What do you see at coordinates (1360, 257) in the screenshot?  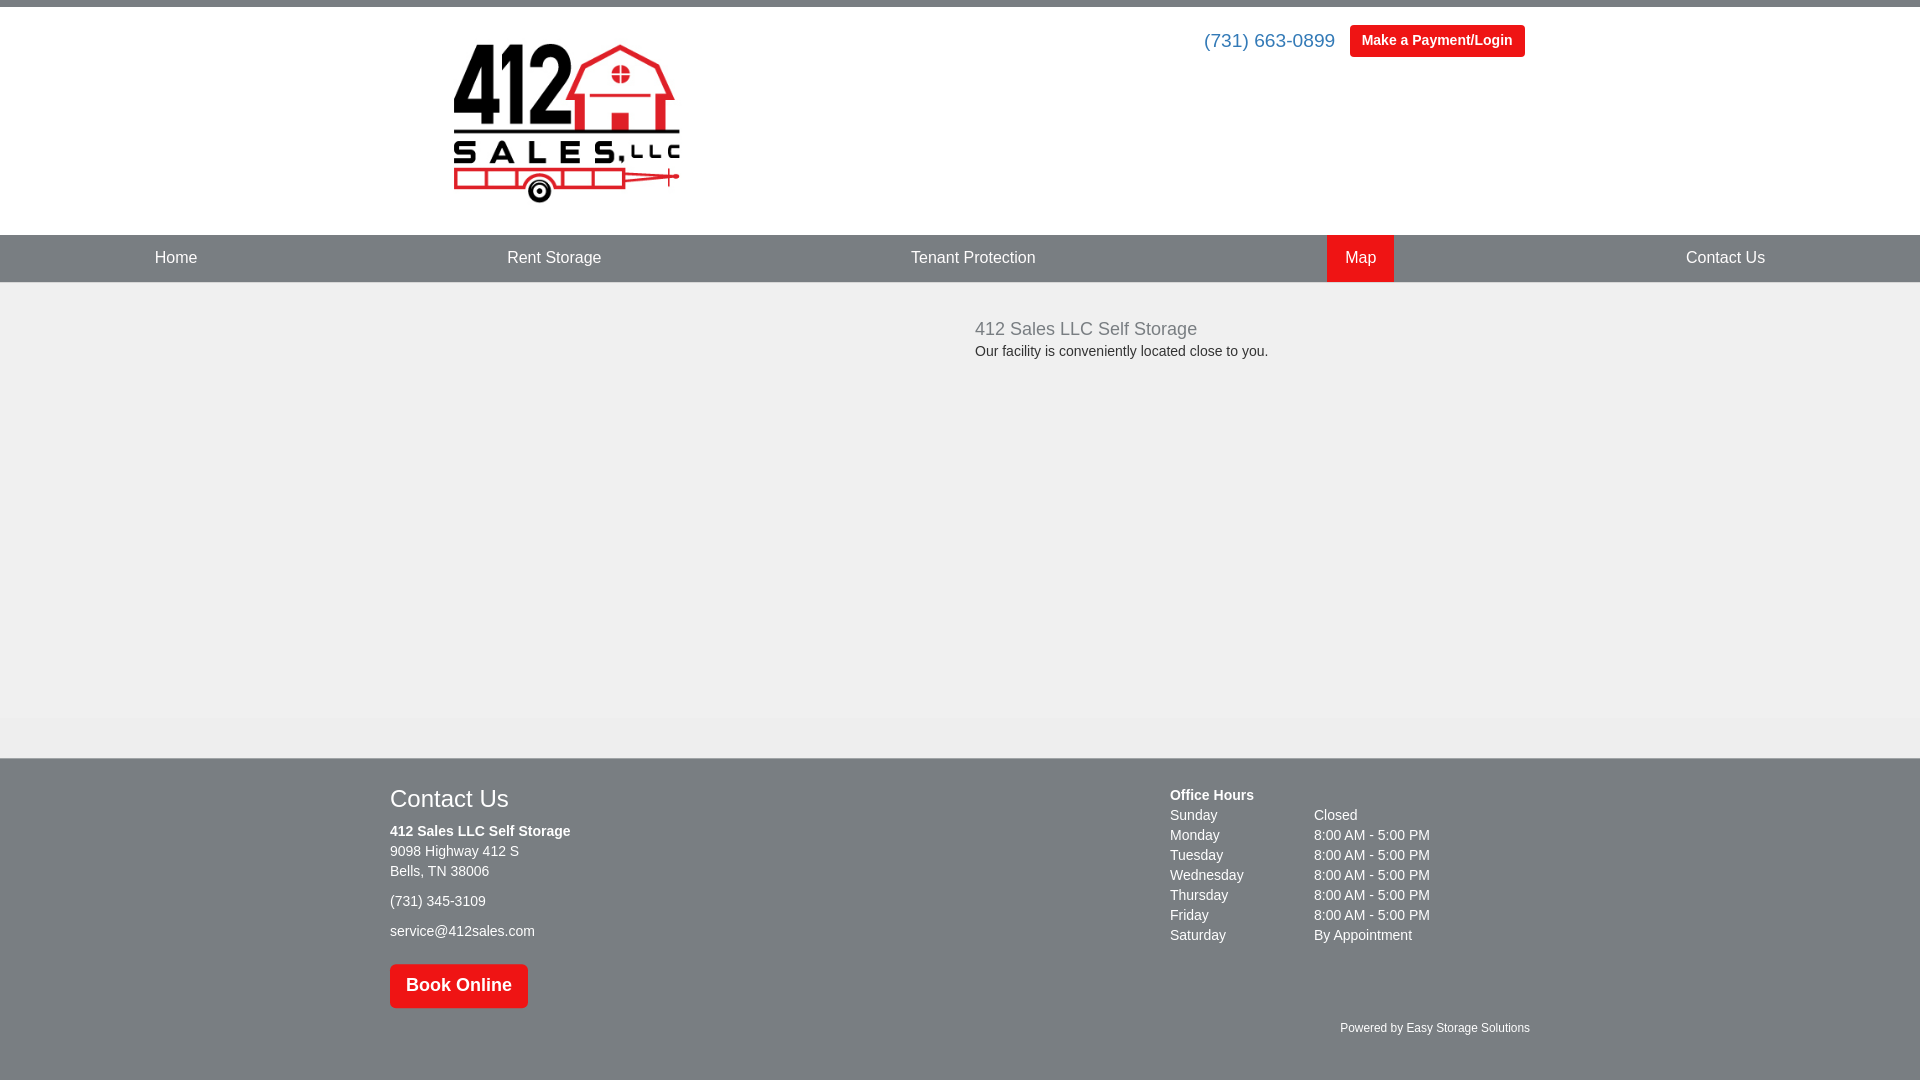 I see `'Map'` at bounding box center [1360, 257].